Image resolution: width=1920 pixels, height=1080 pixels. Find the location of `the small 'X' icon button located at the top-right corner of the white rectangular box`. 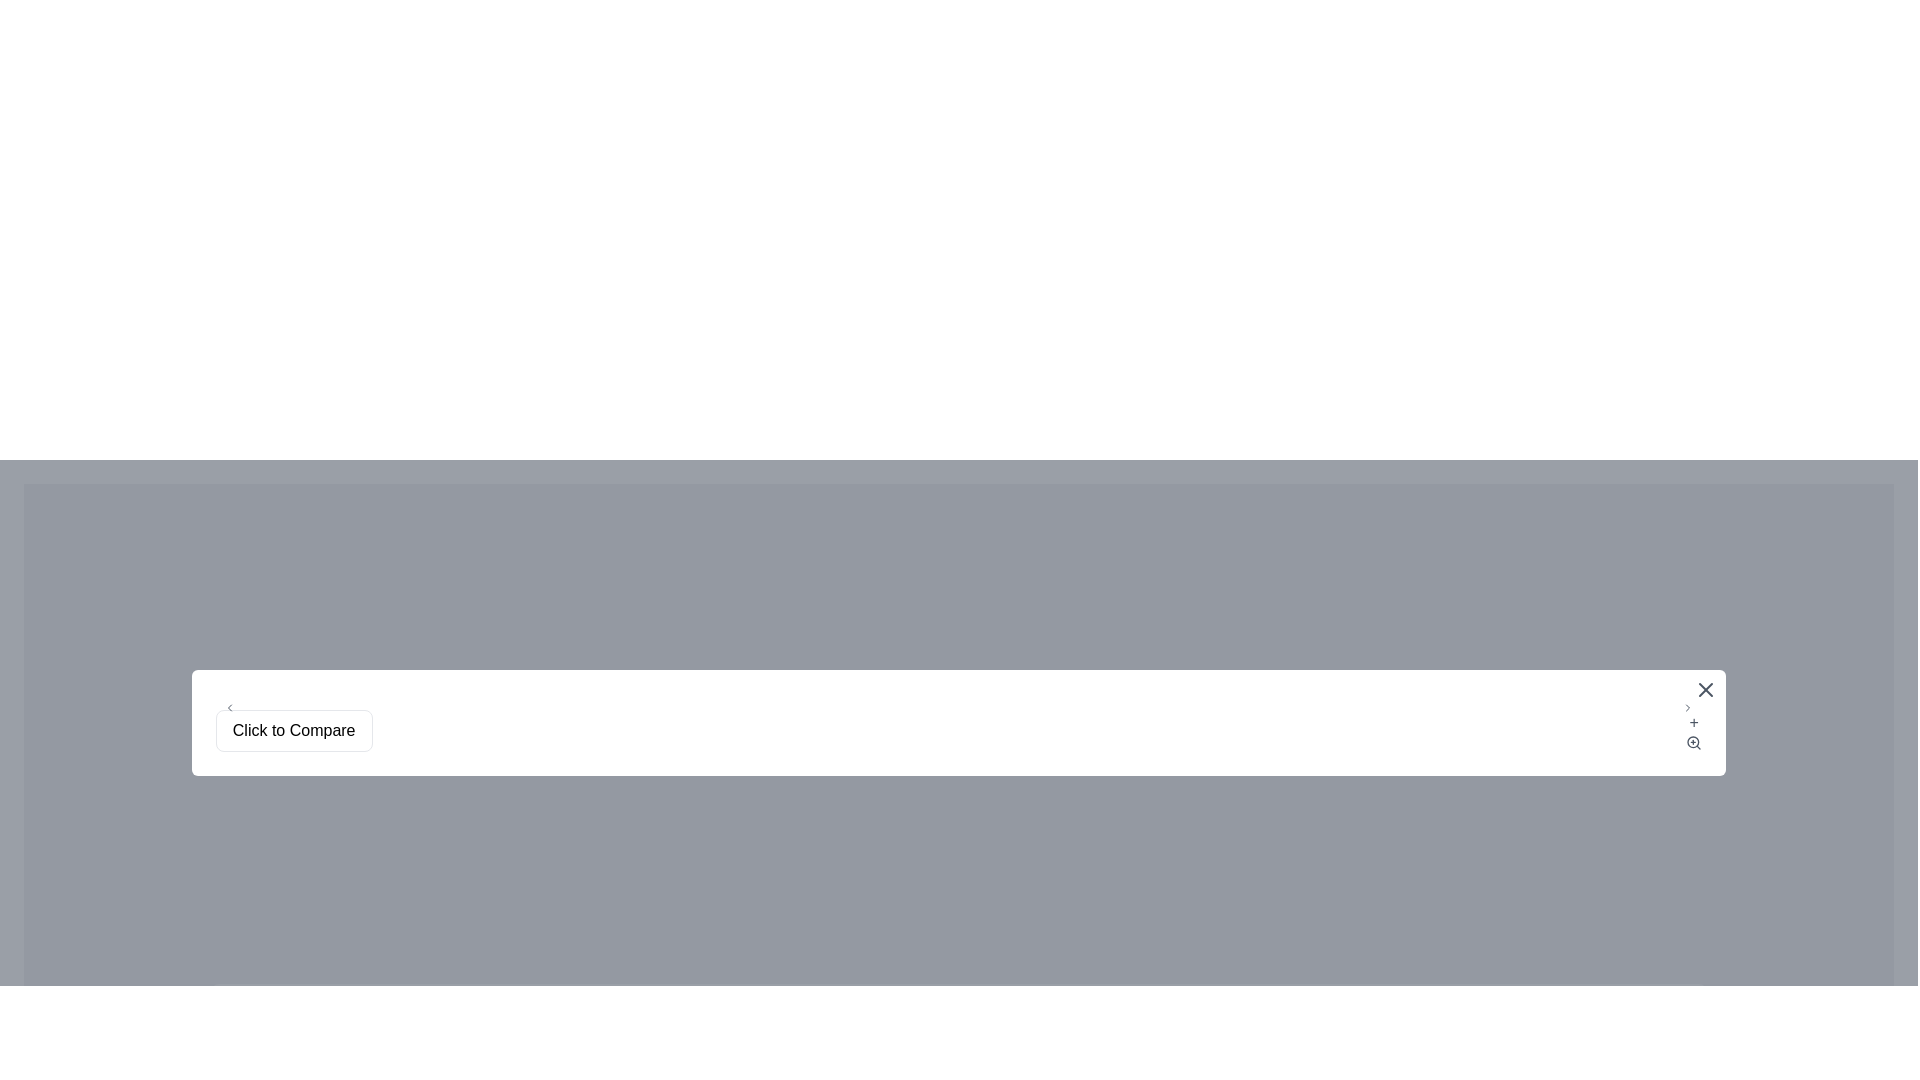

the small 'X' icon button located at the top-right corner of the white rectangular box is located at coordinates (1705, 689).